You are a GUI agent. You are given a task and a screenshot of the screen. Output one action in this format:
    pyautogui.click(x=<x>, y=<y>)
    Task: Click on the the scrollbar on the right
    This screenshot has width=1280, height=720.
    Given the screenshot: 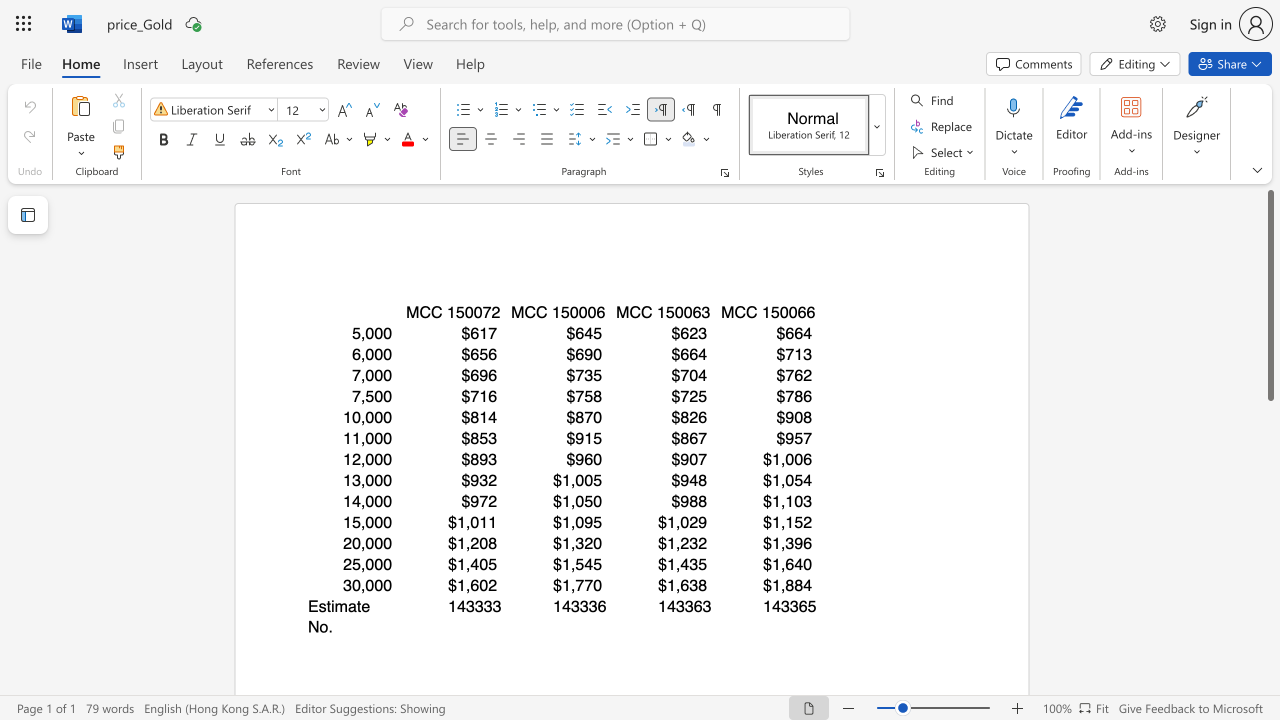 What is the action you would take?
    pyautogui.click(x=1269, y=598)
    